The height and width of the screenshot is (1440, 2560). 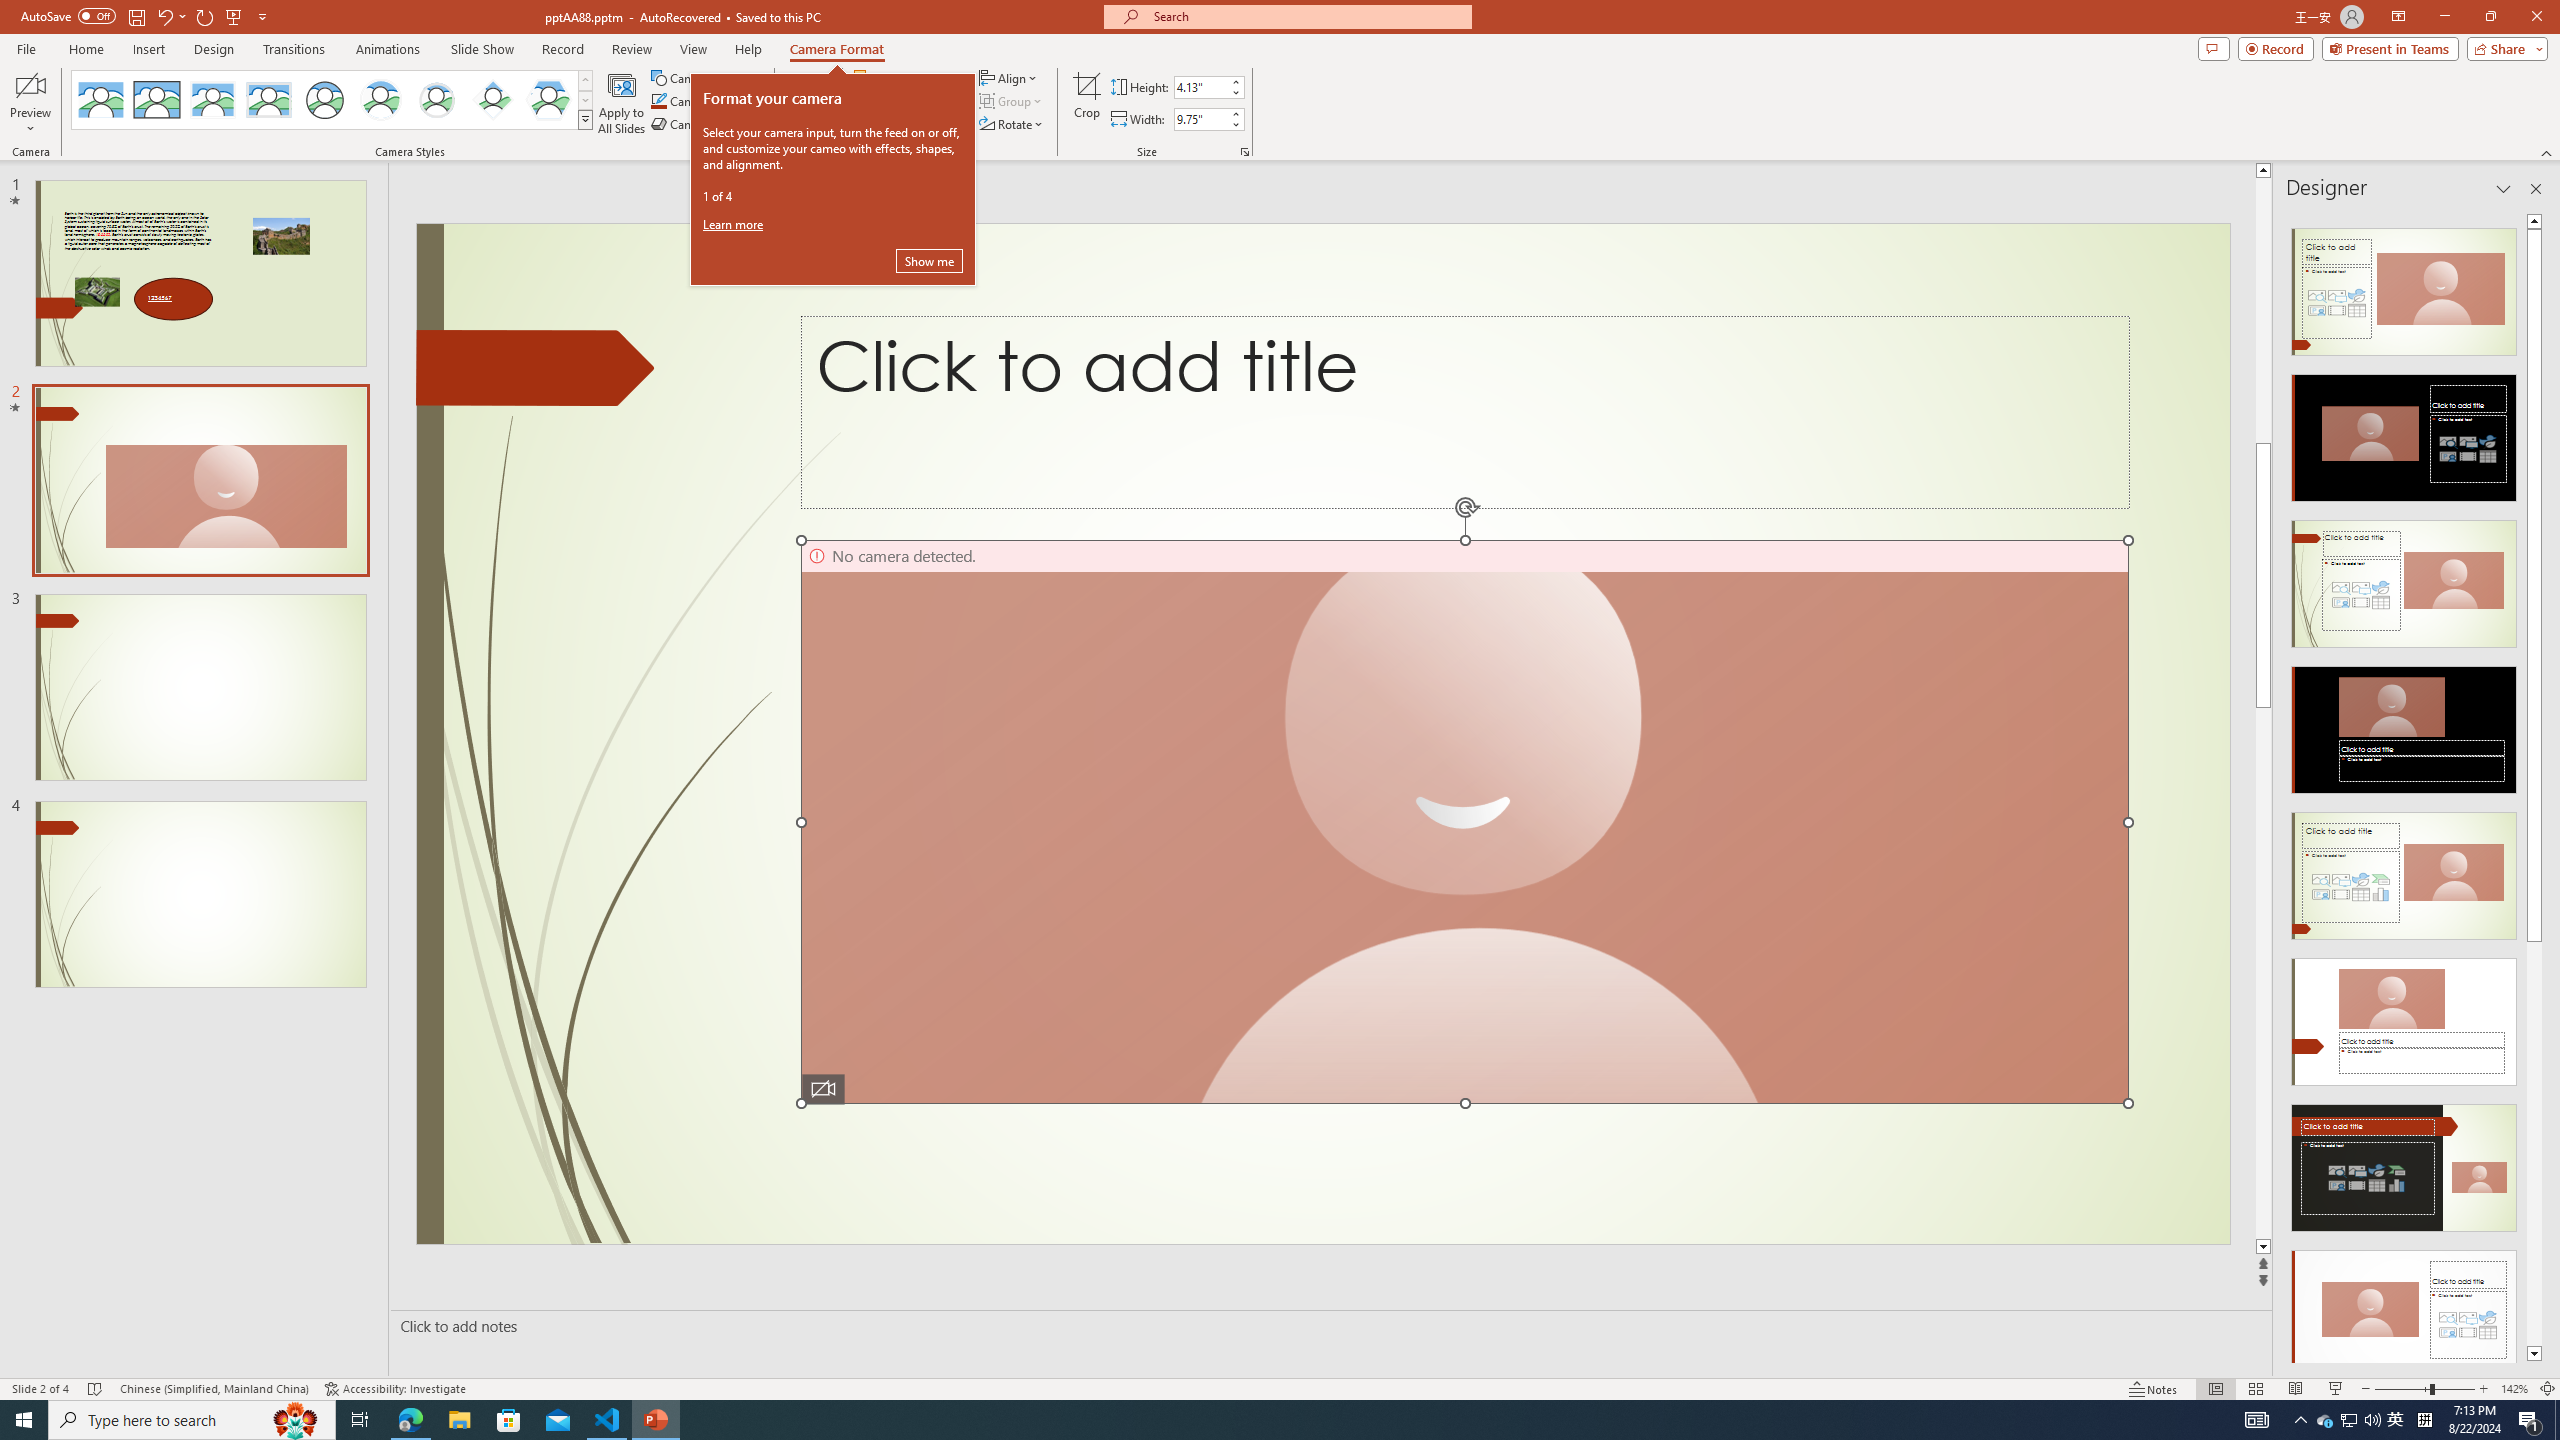 What do you see at coordinates (101, 99) in the screenshot?
I see `'No Style'` at bounding box center [101, 99].